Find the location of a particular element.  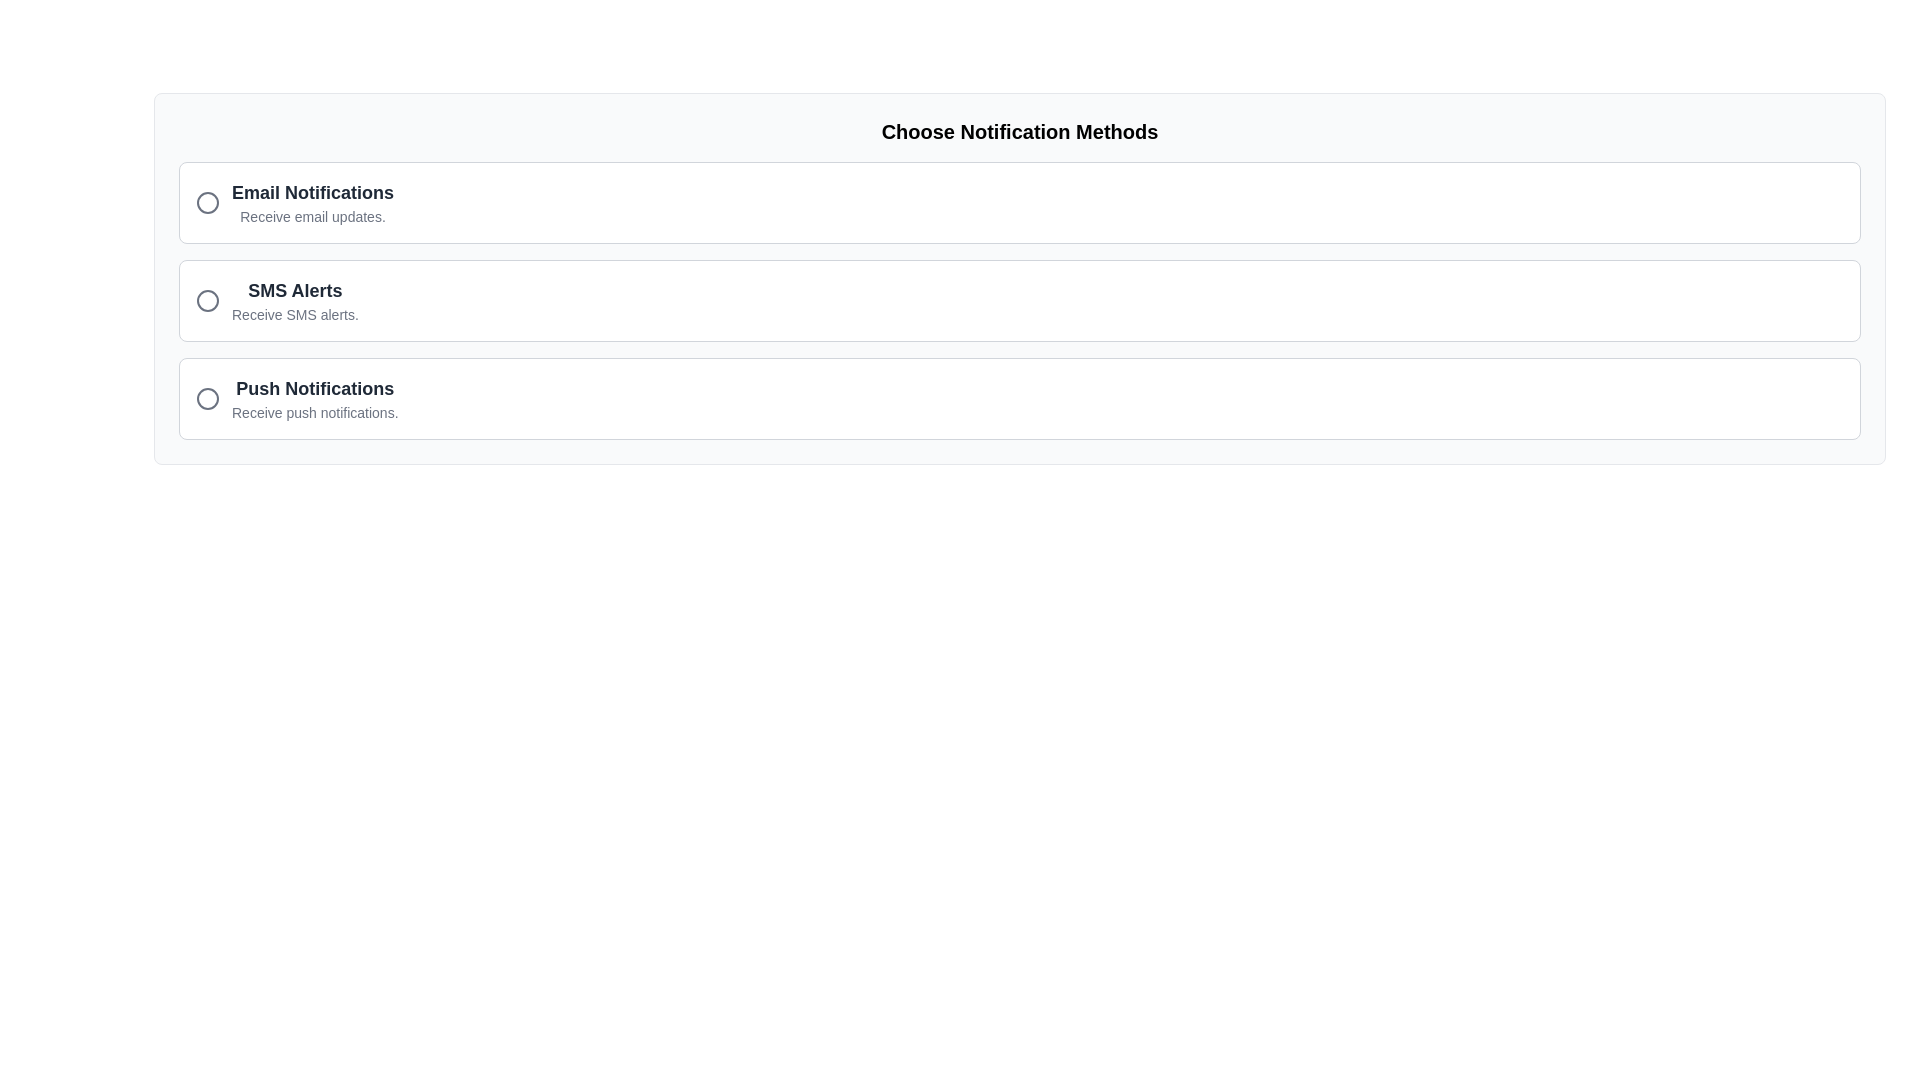

static text element that displays 'Receive push notifications.' styled in a small gray font, located beneath the heading 'Push Notifications' is located at coordinates (314, 411).